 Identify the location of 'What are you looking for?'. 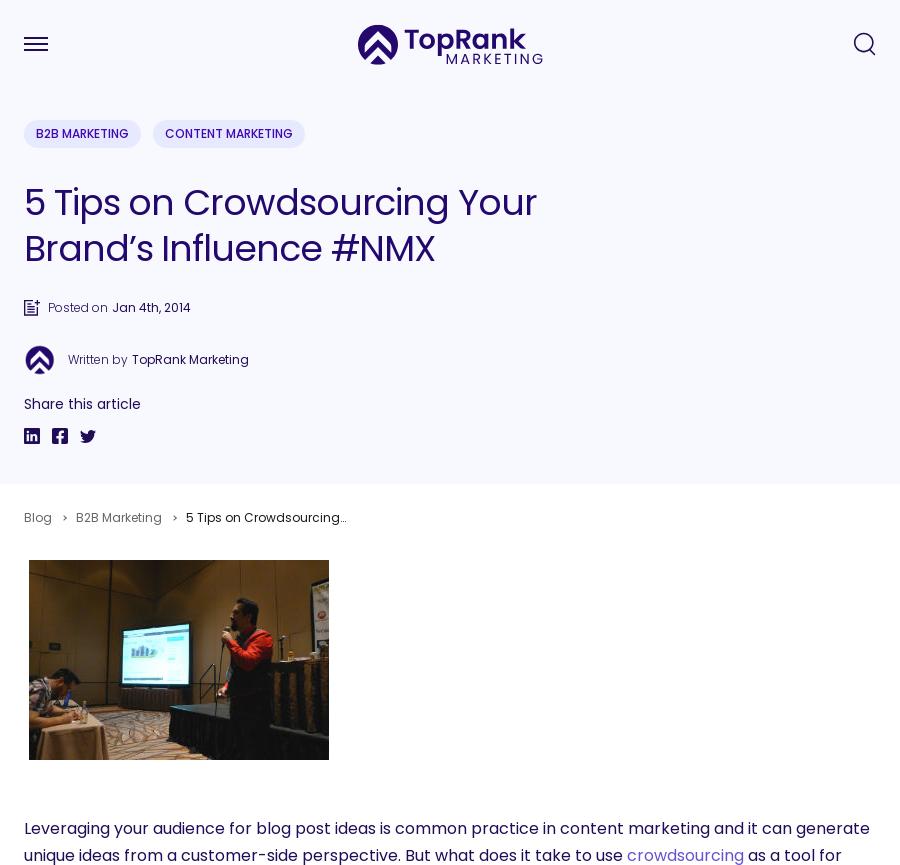
(137, 491).